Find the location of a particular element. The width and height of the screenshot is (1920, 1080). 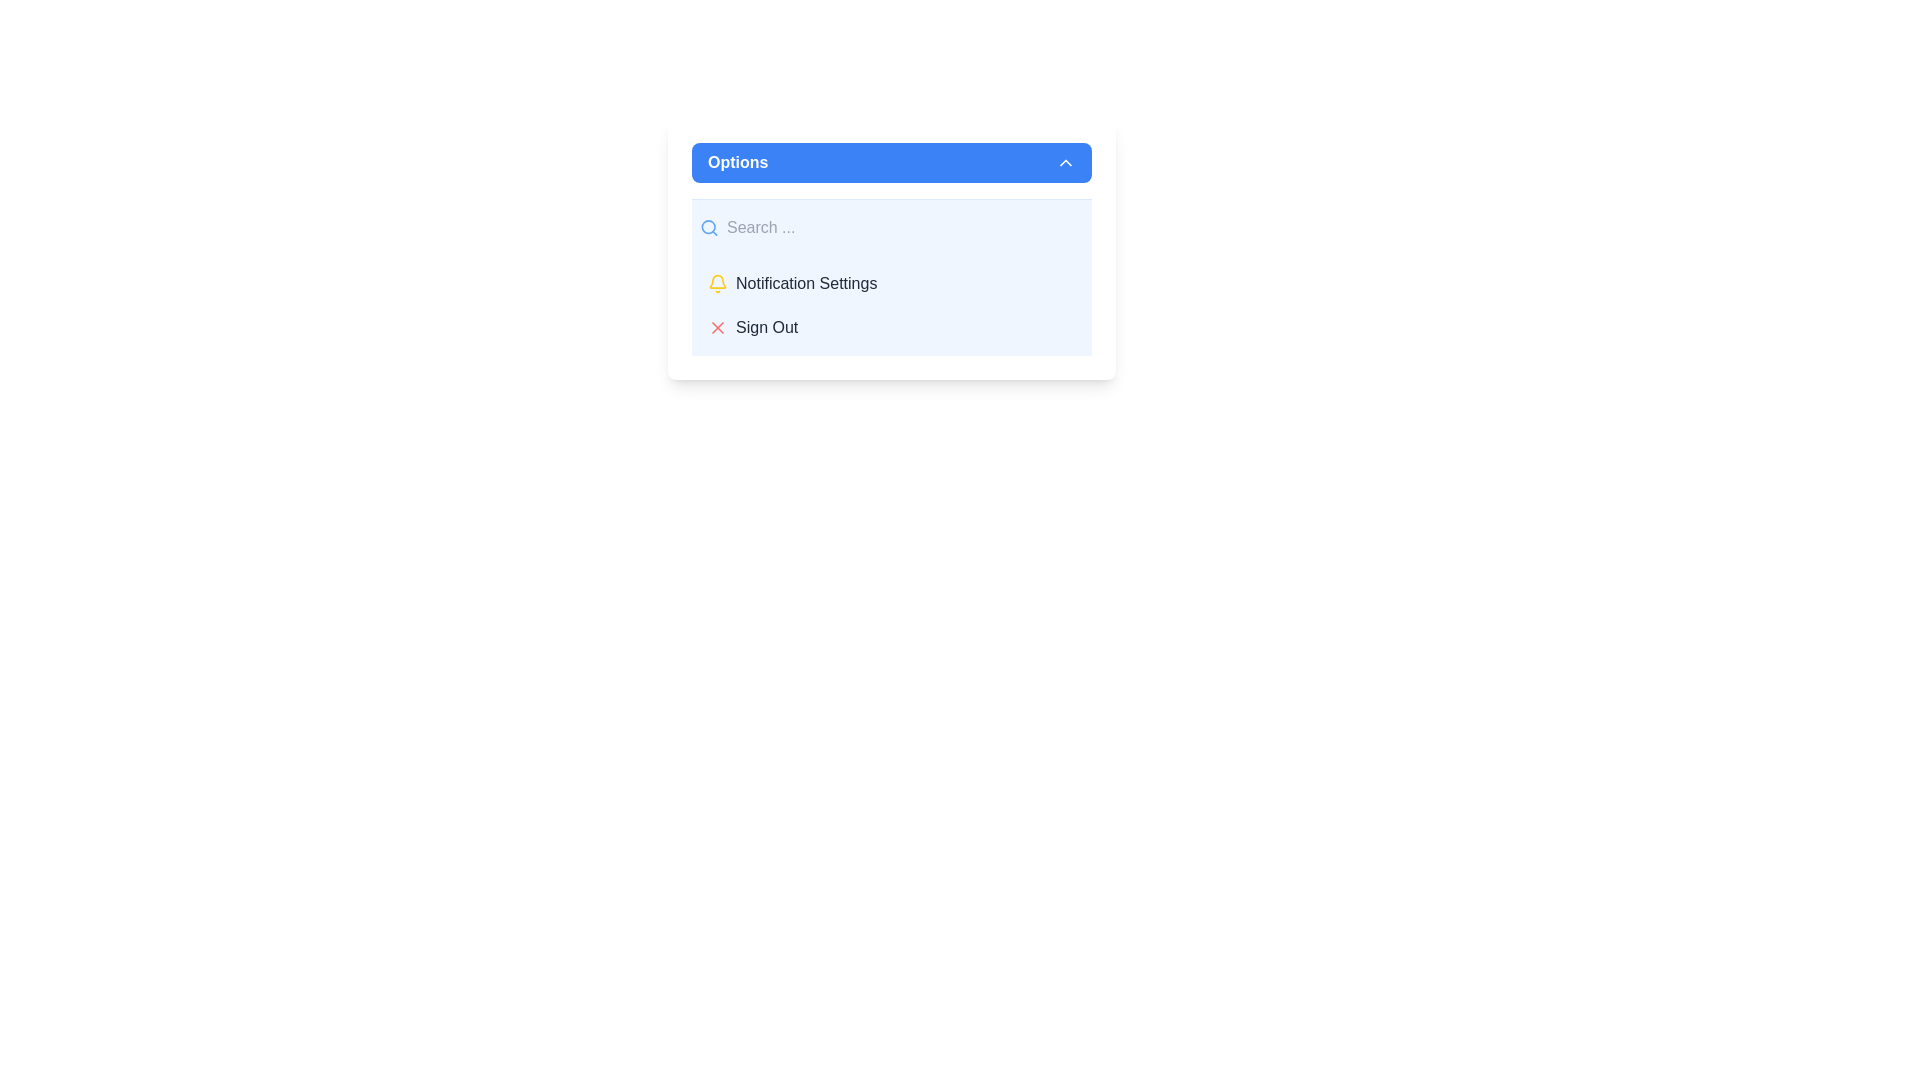

the chevron-up icon in the blue header labeled 'Options' is located at coordinates (1064, 161).